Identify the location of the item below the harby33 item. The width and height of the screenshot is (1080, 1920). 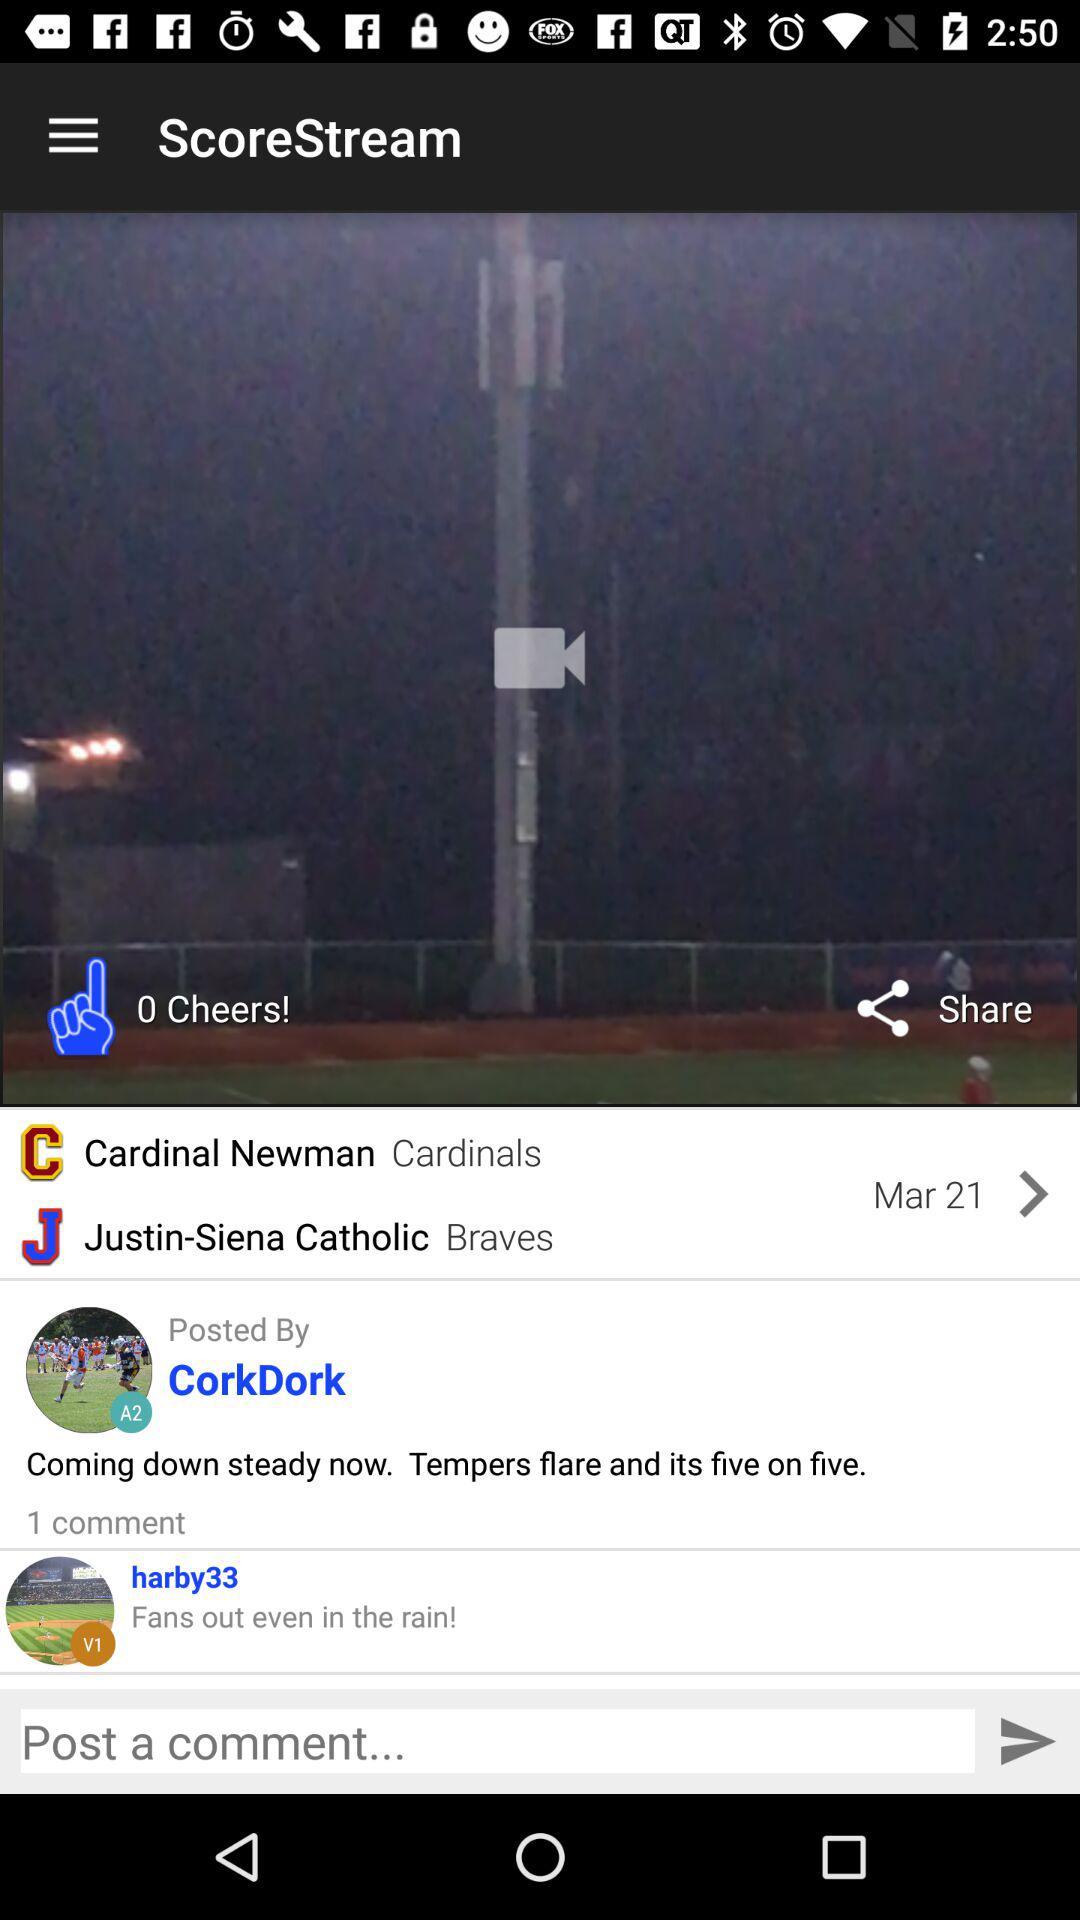
(293, 1615).